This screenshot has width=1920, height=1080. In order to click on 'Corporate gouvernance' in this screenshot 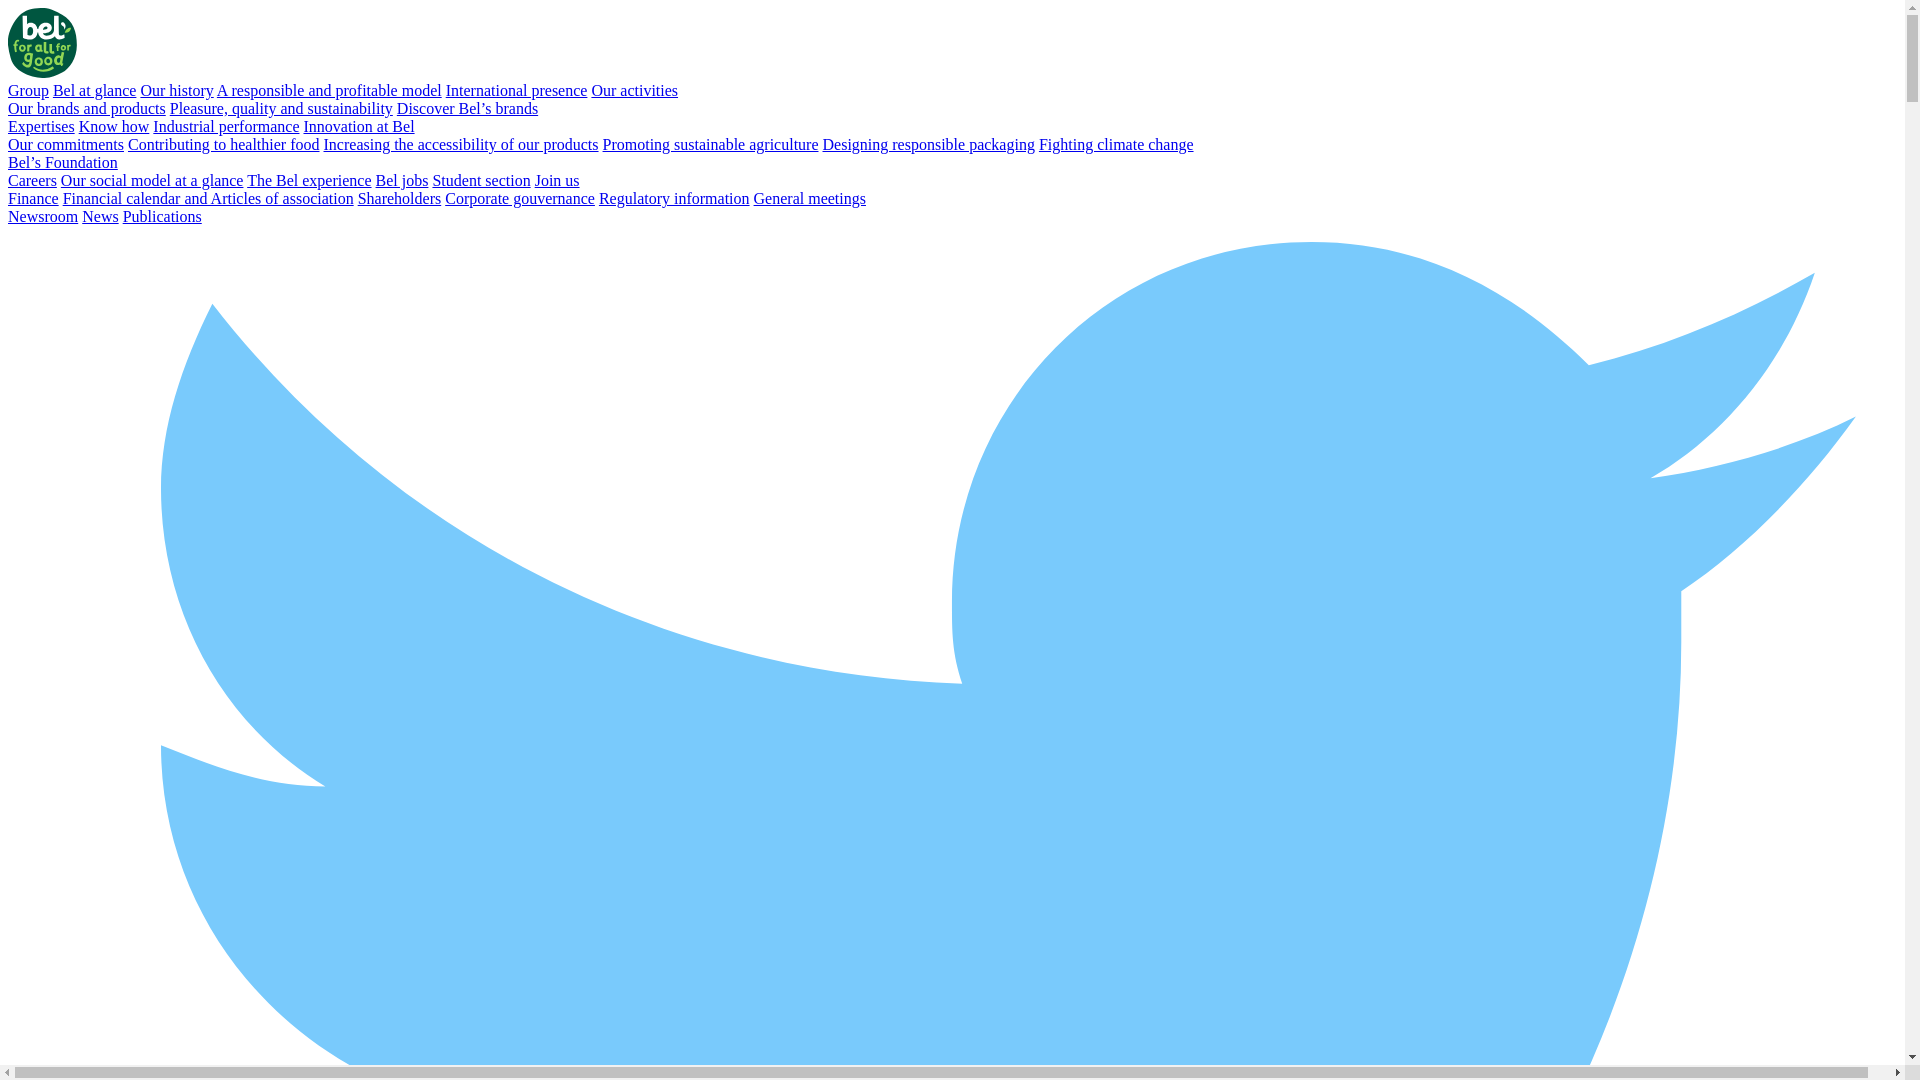, I will do `click(444, 198)`.